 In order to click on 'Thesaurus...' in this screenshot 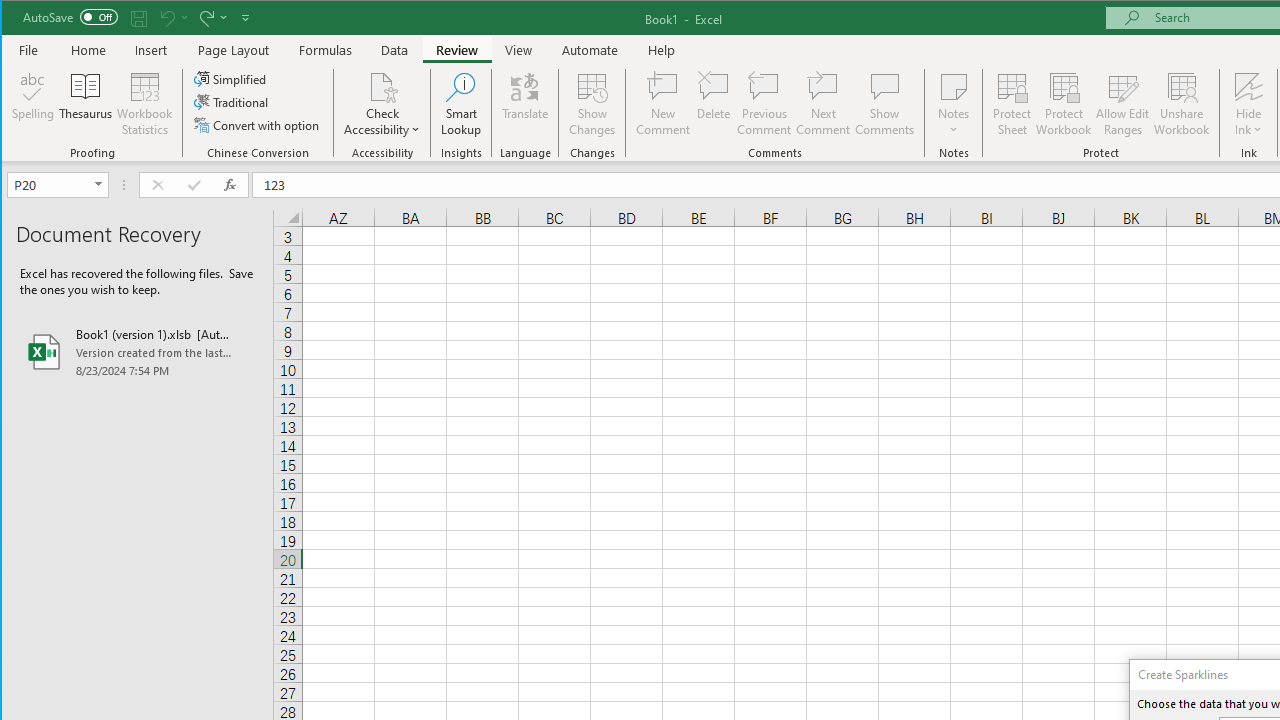, I will do `click(85, 104)`.